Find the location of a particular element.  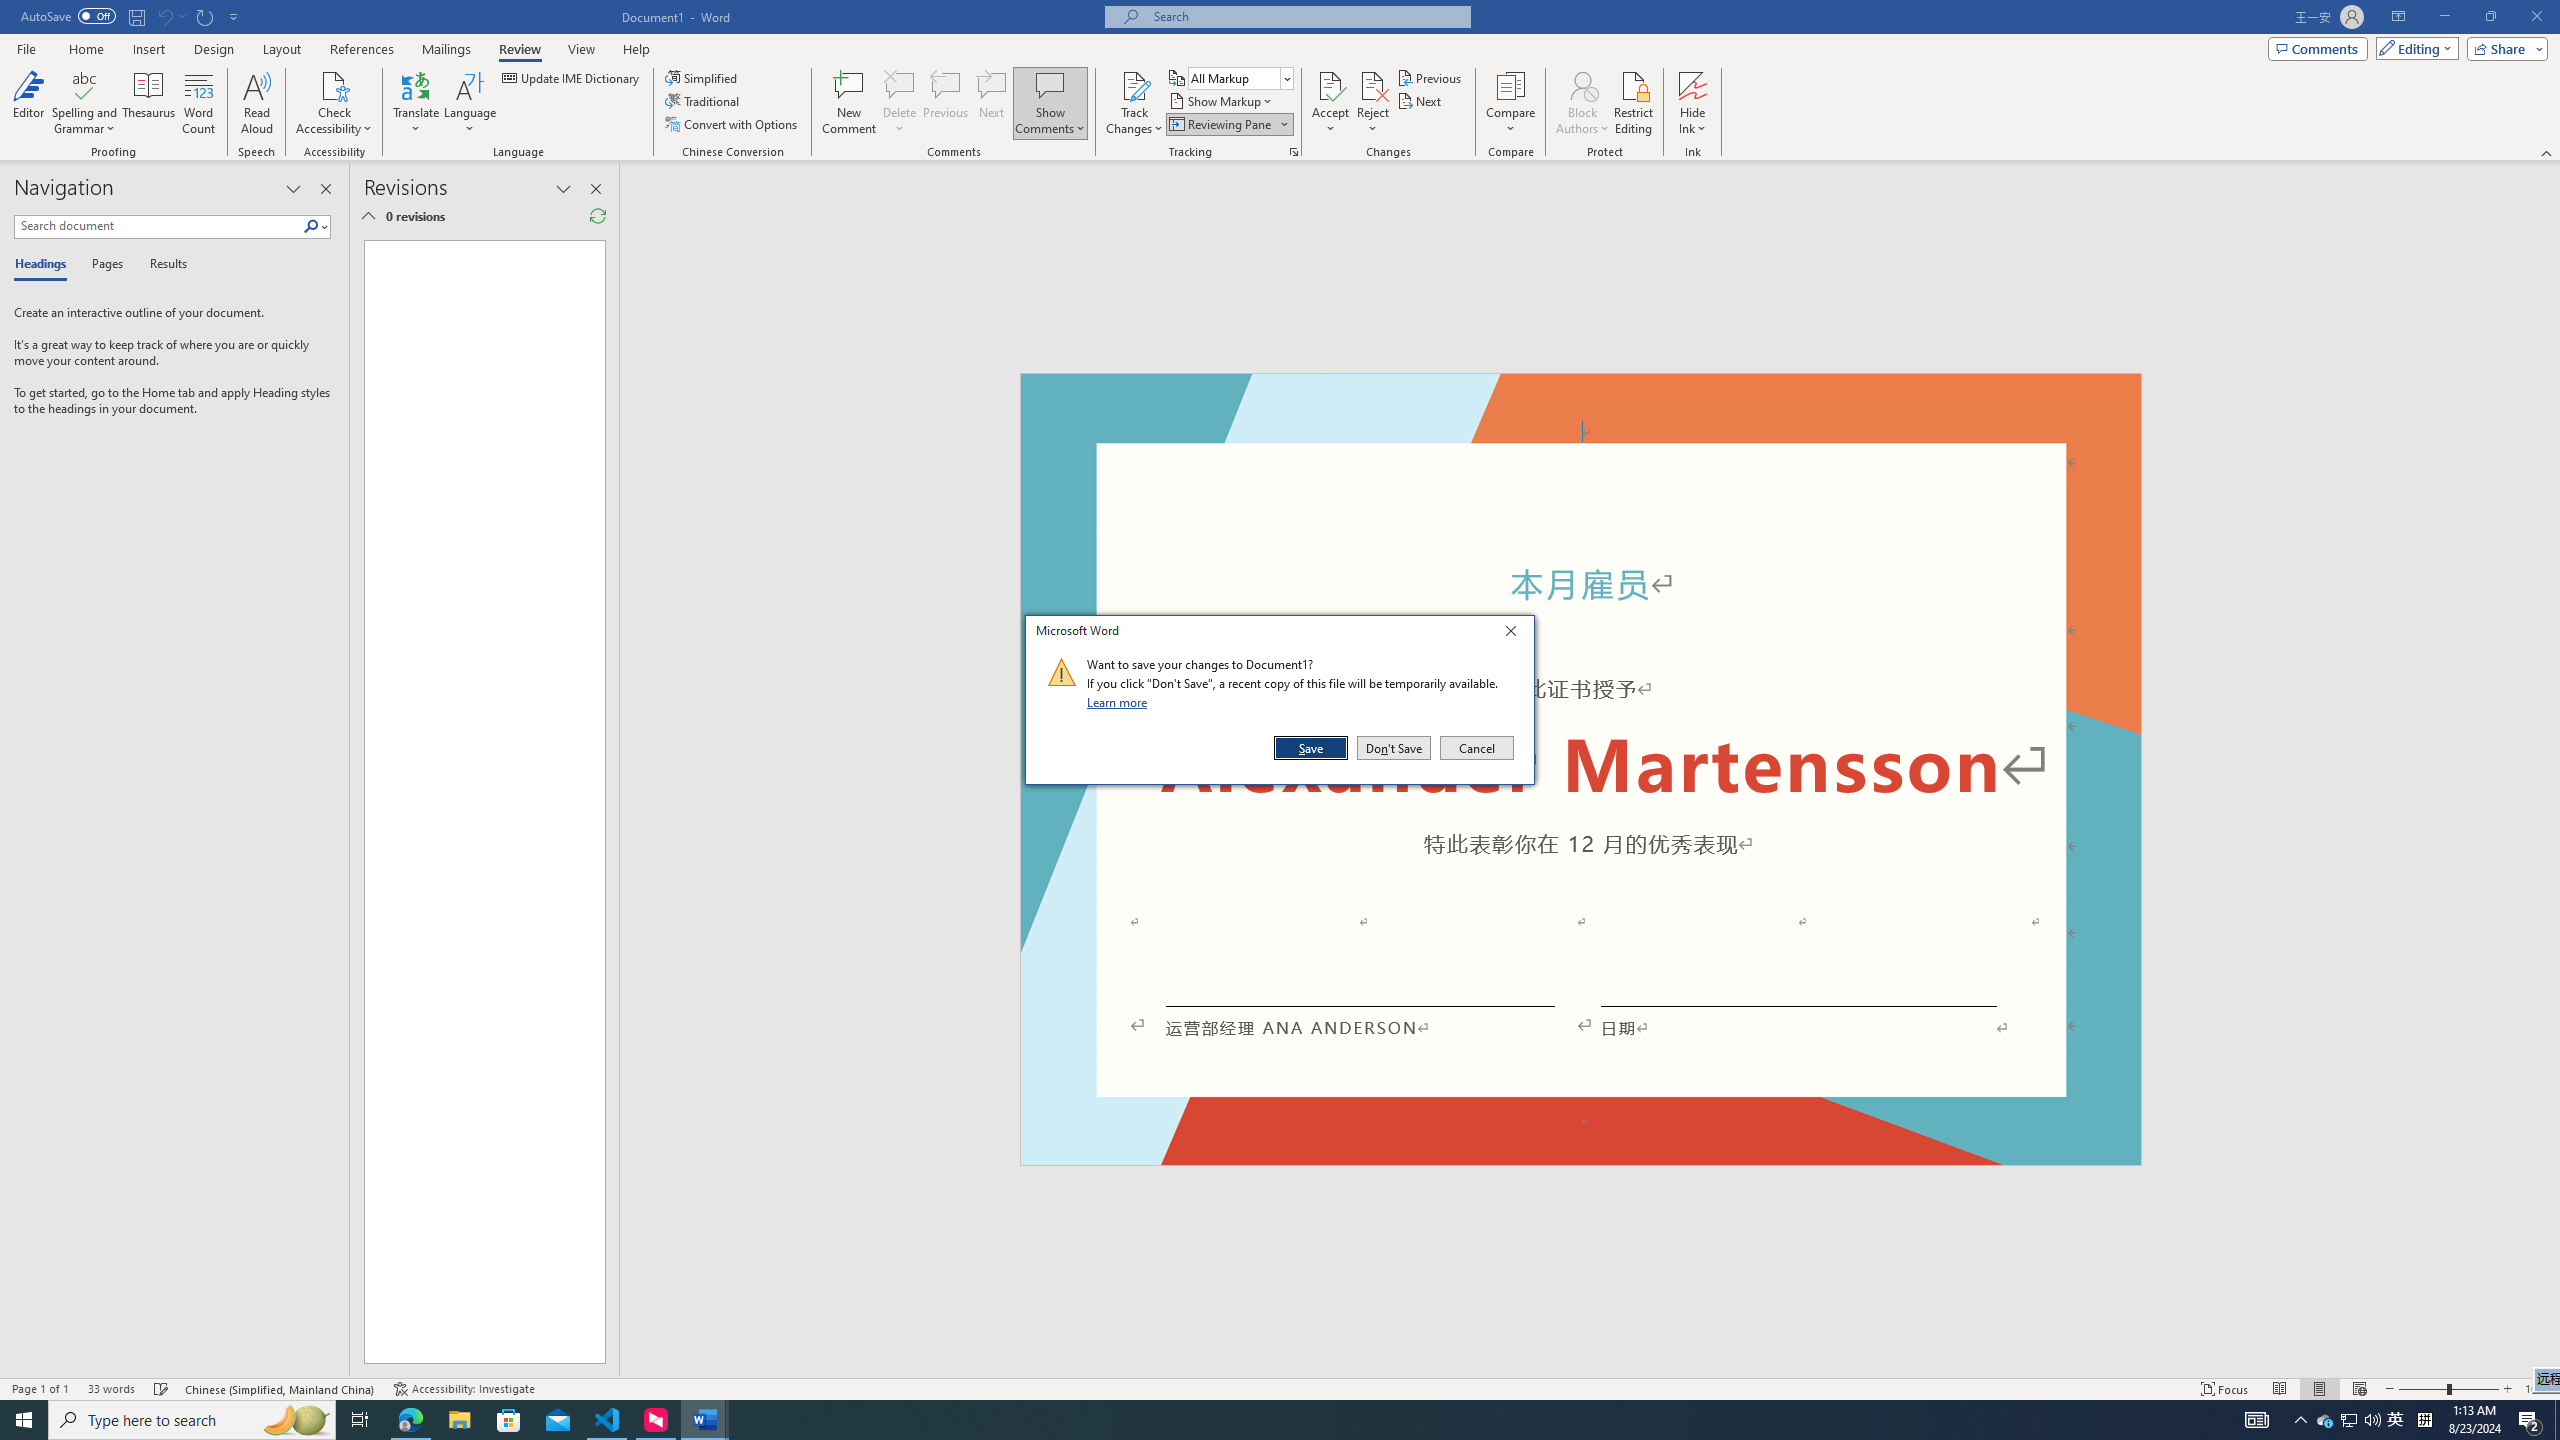

'Focus ' is located at coordinates (2225, 1389).